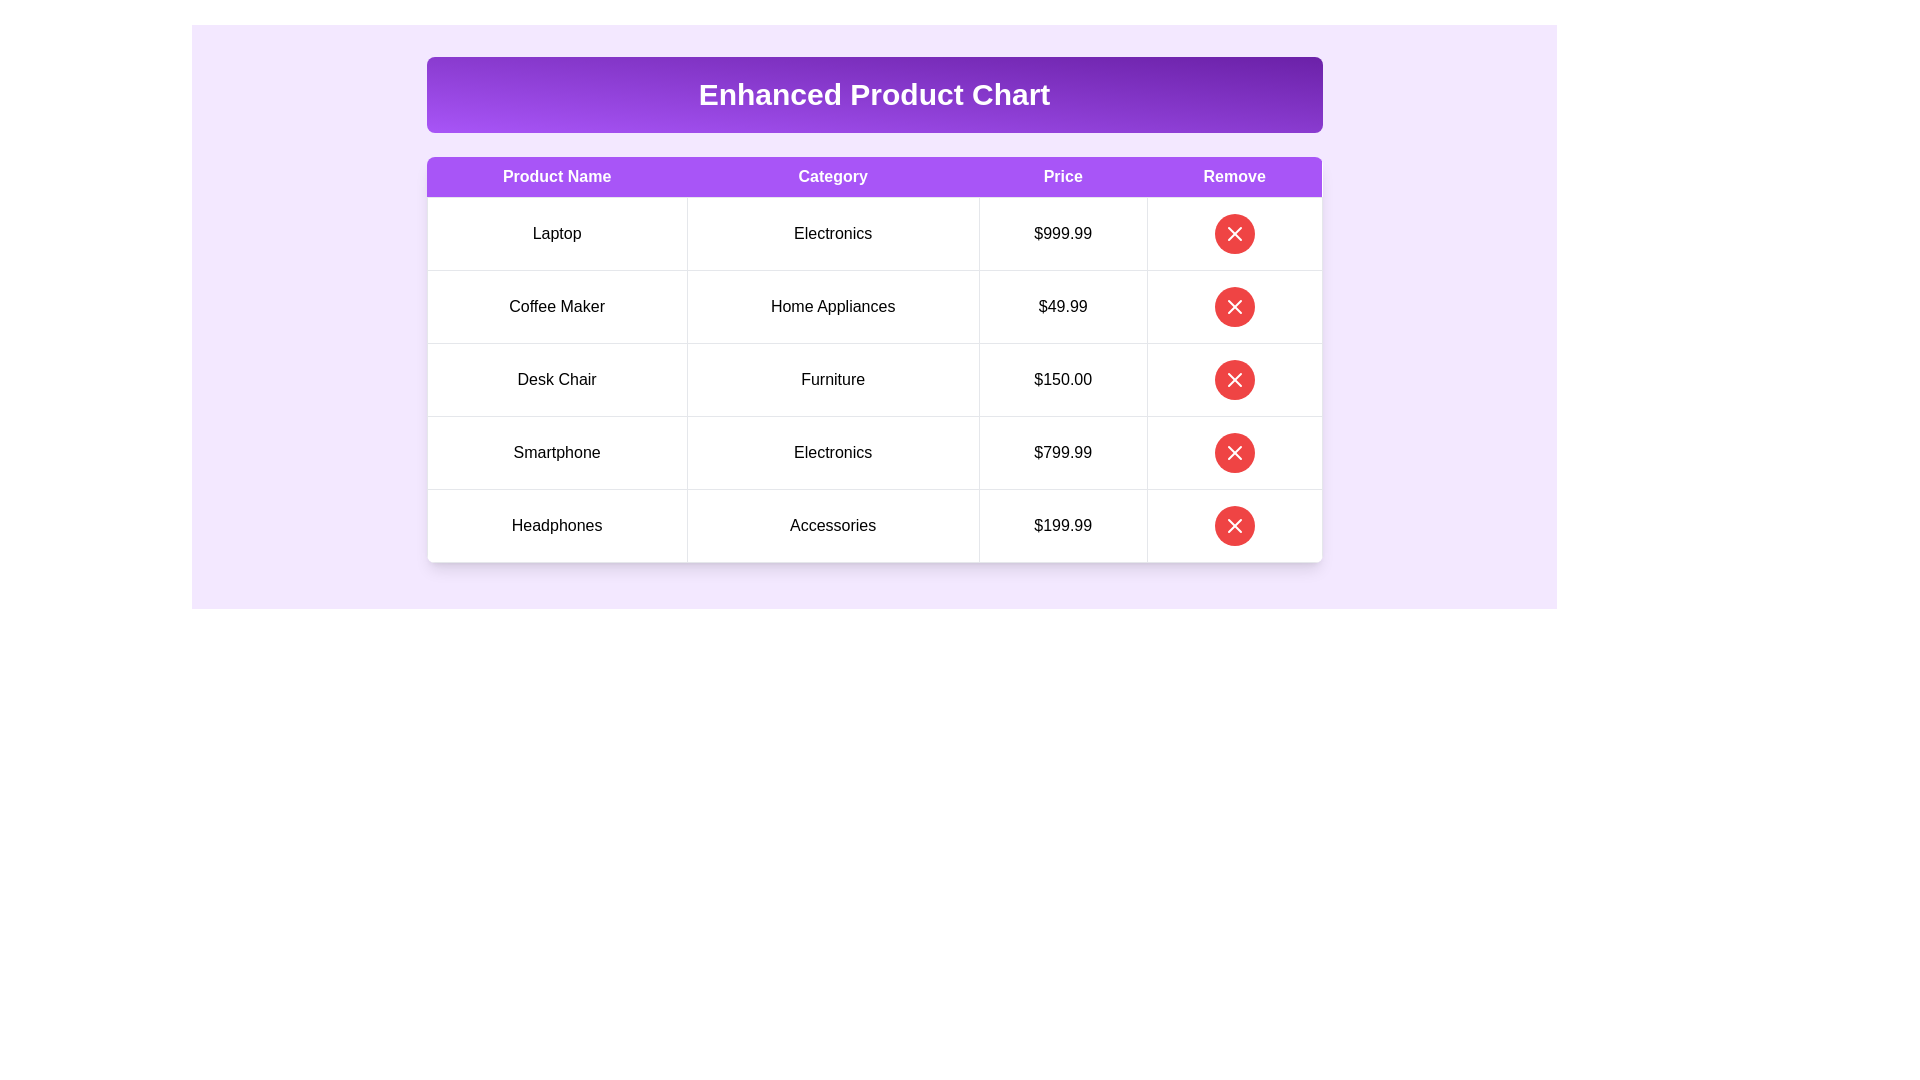  What do you see at coordinates (557, 452) in the screenshot?
I see `the Text label that describes the product category 'Smartphone' located in the fourth row under the 'Product Name' column` at bounding box center [557, 452].